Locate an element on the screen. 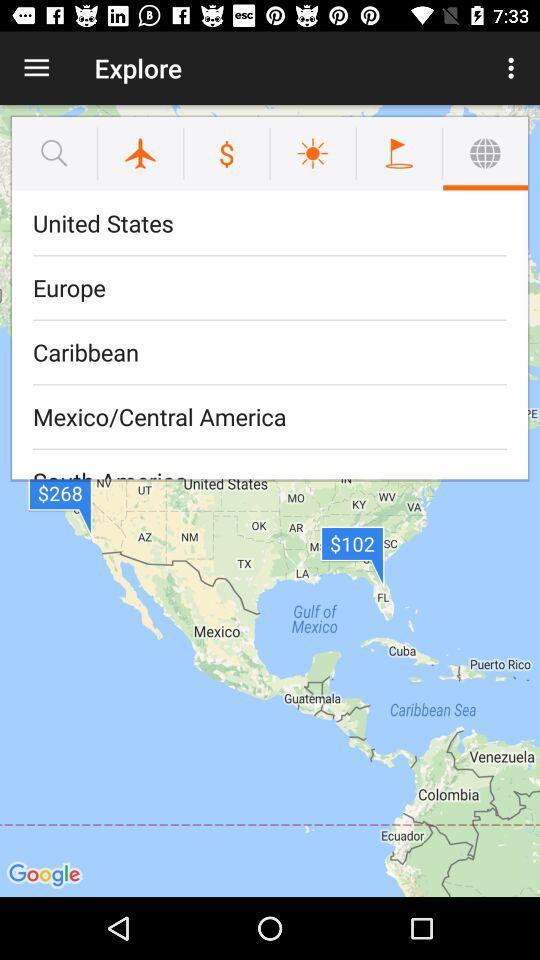 The image size is (540, 960). the item next to explore is located at coordinates (36, 68).